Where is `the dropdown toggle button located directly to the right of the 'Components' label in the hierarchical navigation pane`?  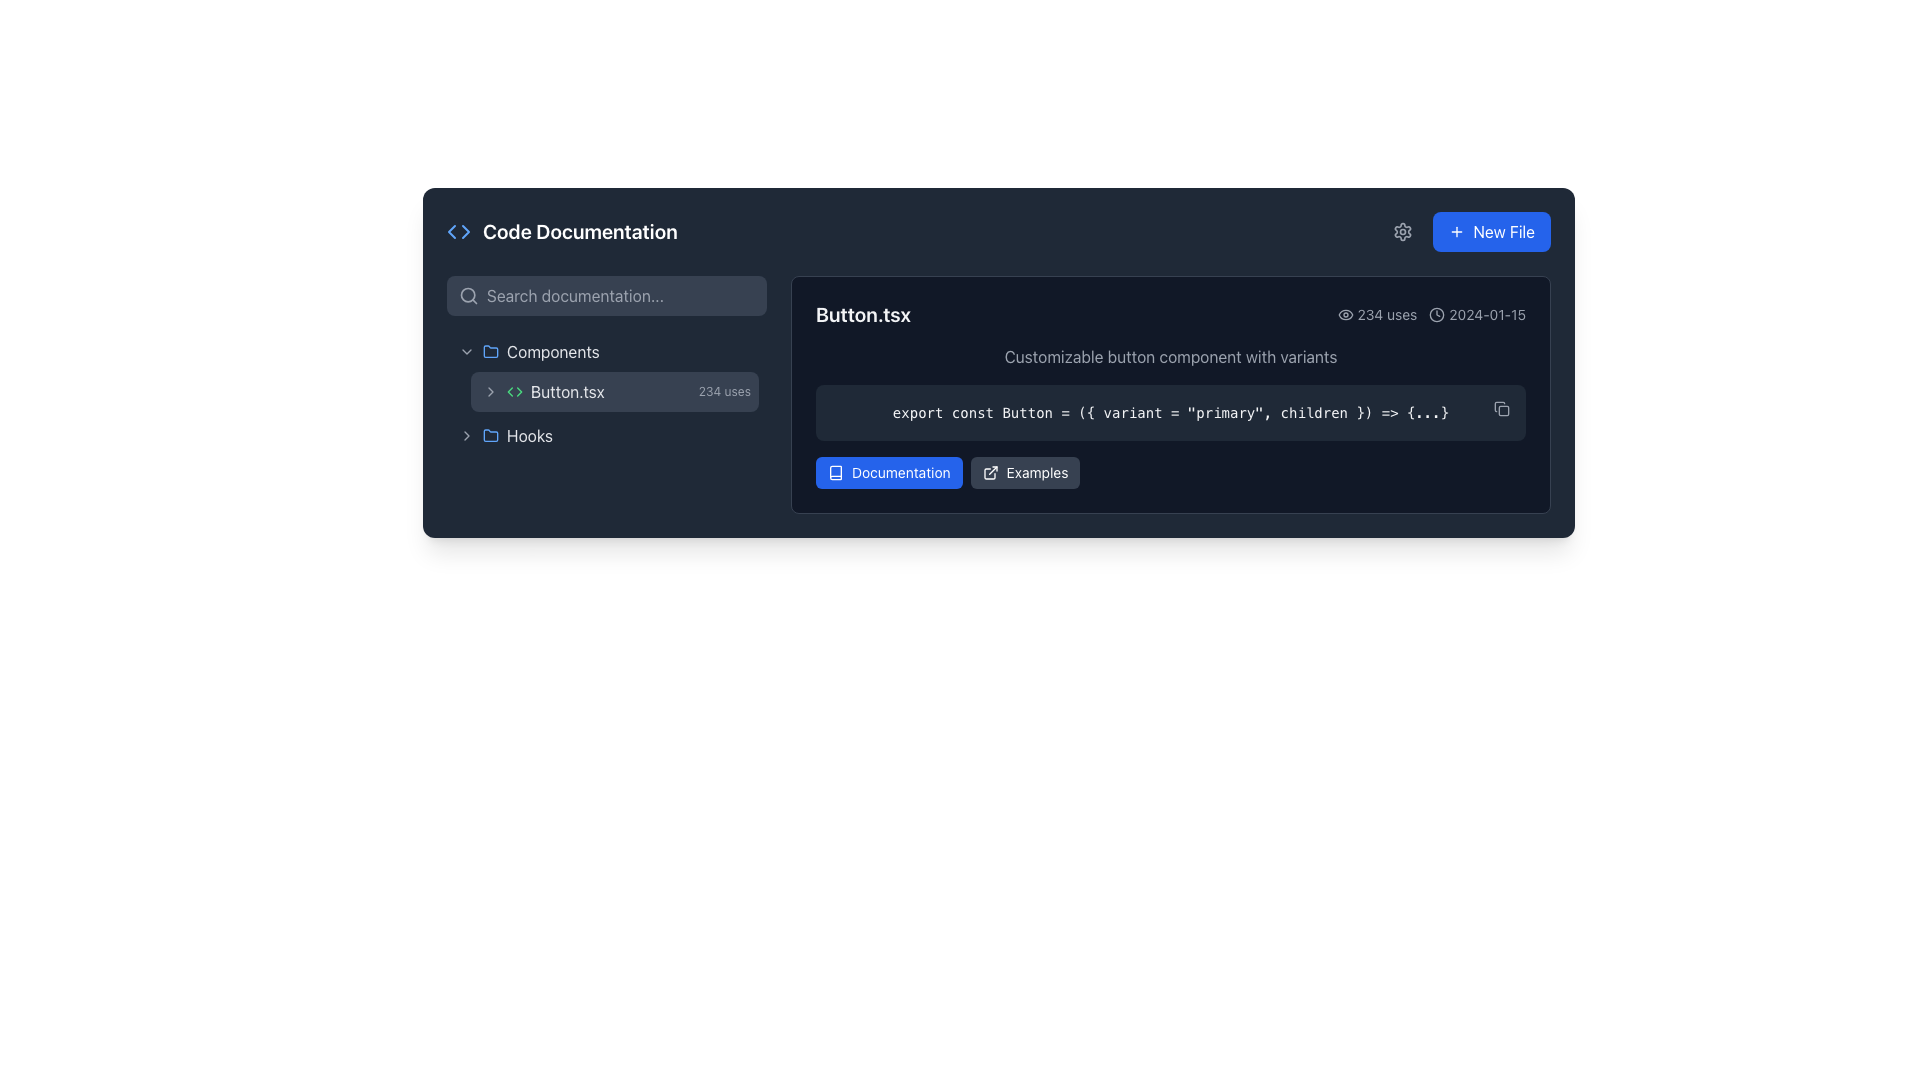 the dropdown toggle button located directly to the right of the 'Components' label in the hierarchical navigation pane is located at coordinates (465, 350).